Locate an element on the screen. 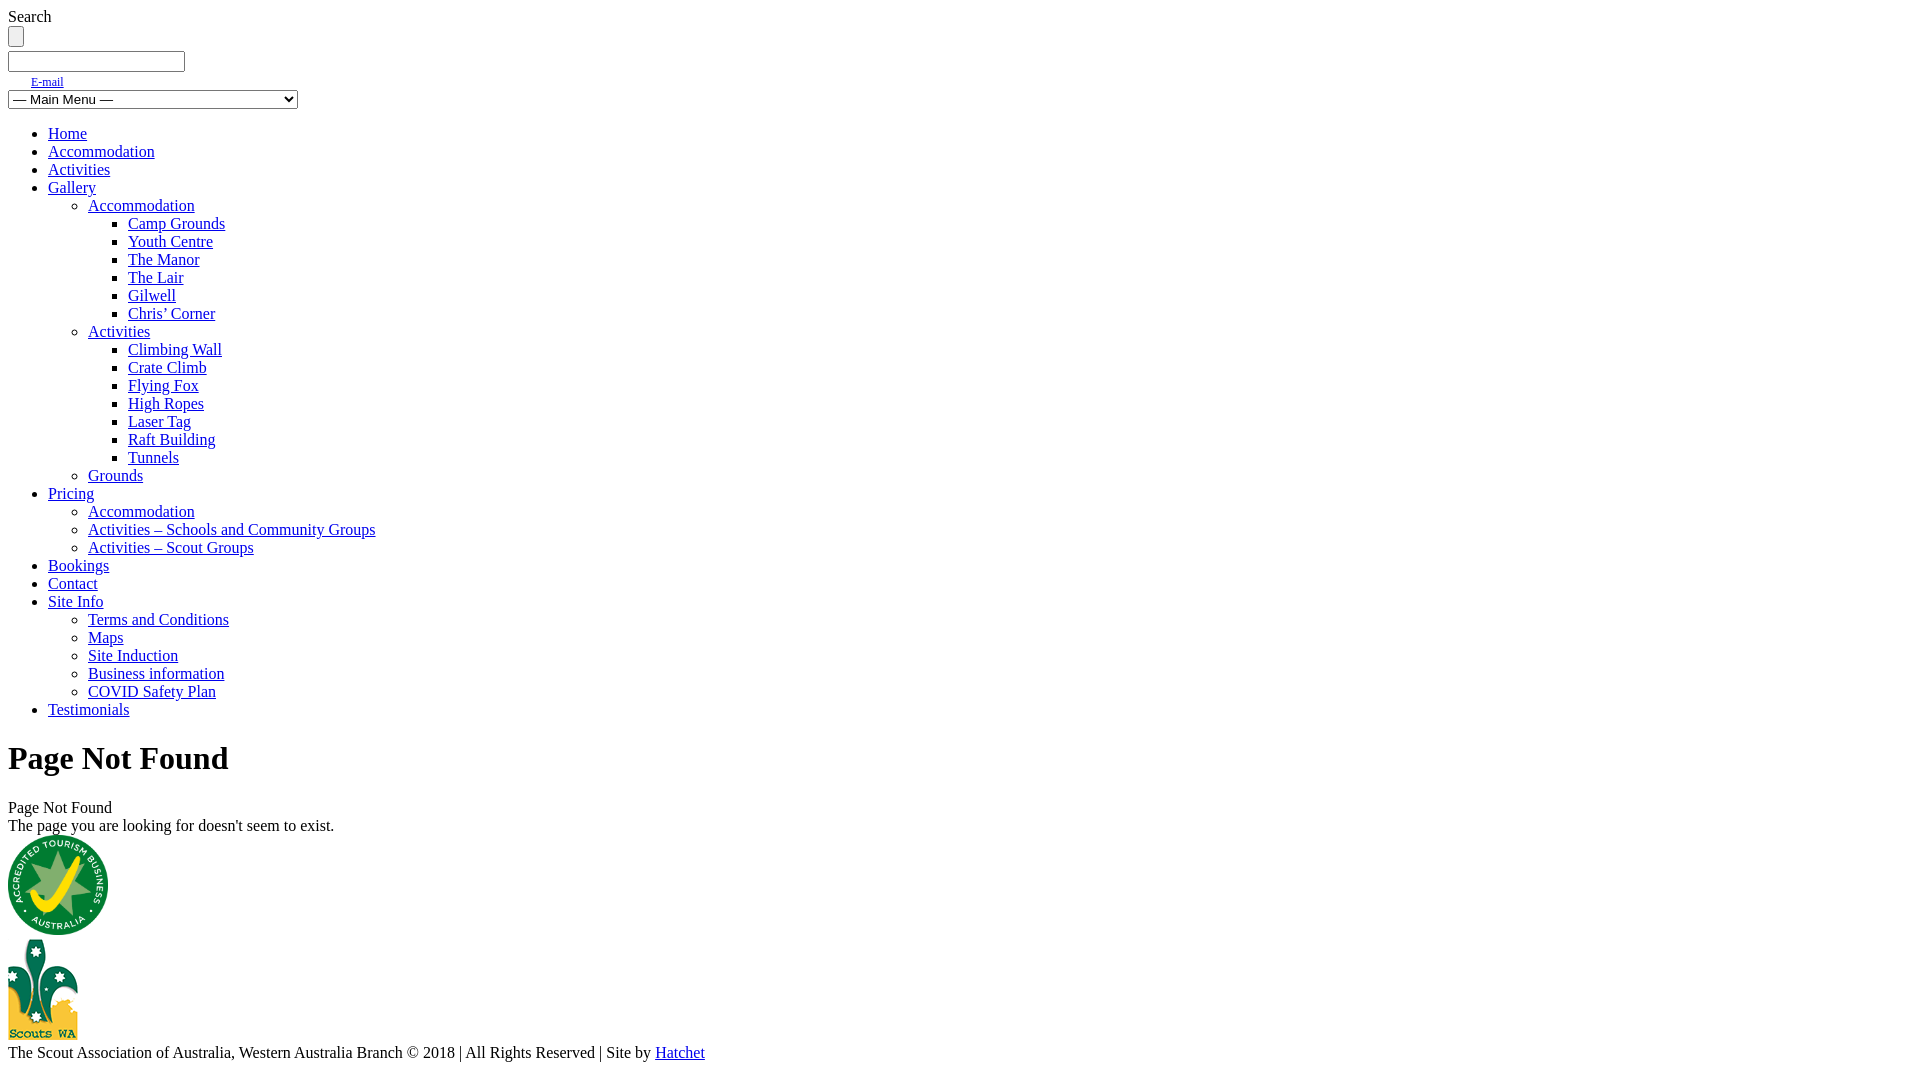  'Crate Climb' is located at coordinates (127, 367).